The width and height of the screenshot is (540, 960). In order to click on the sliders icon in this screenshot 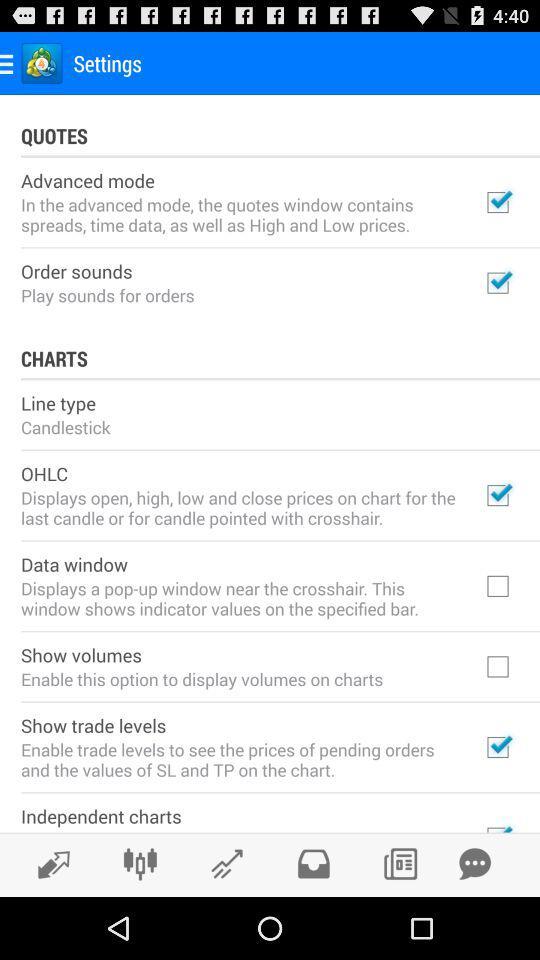, I will do `click(139, 924)`.